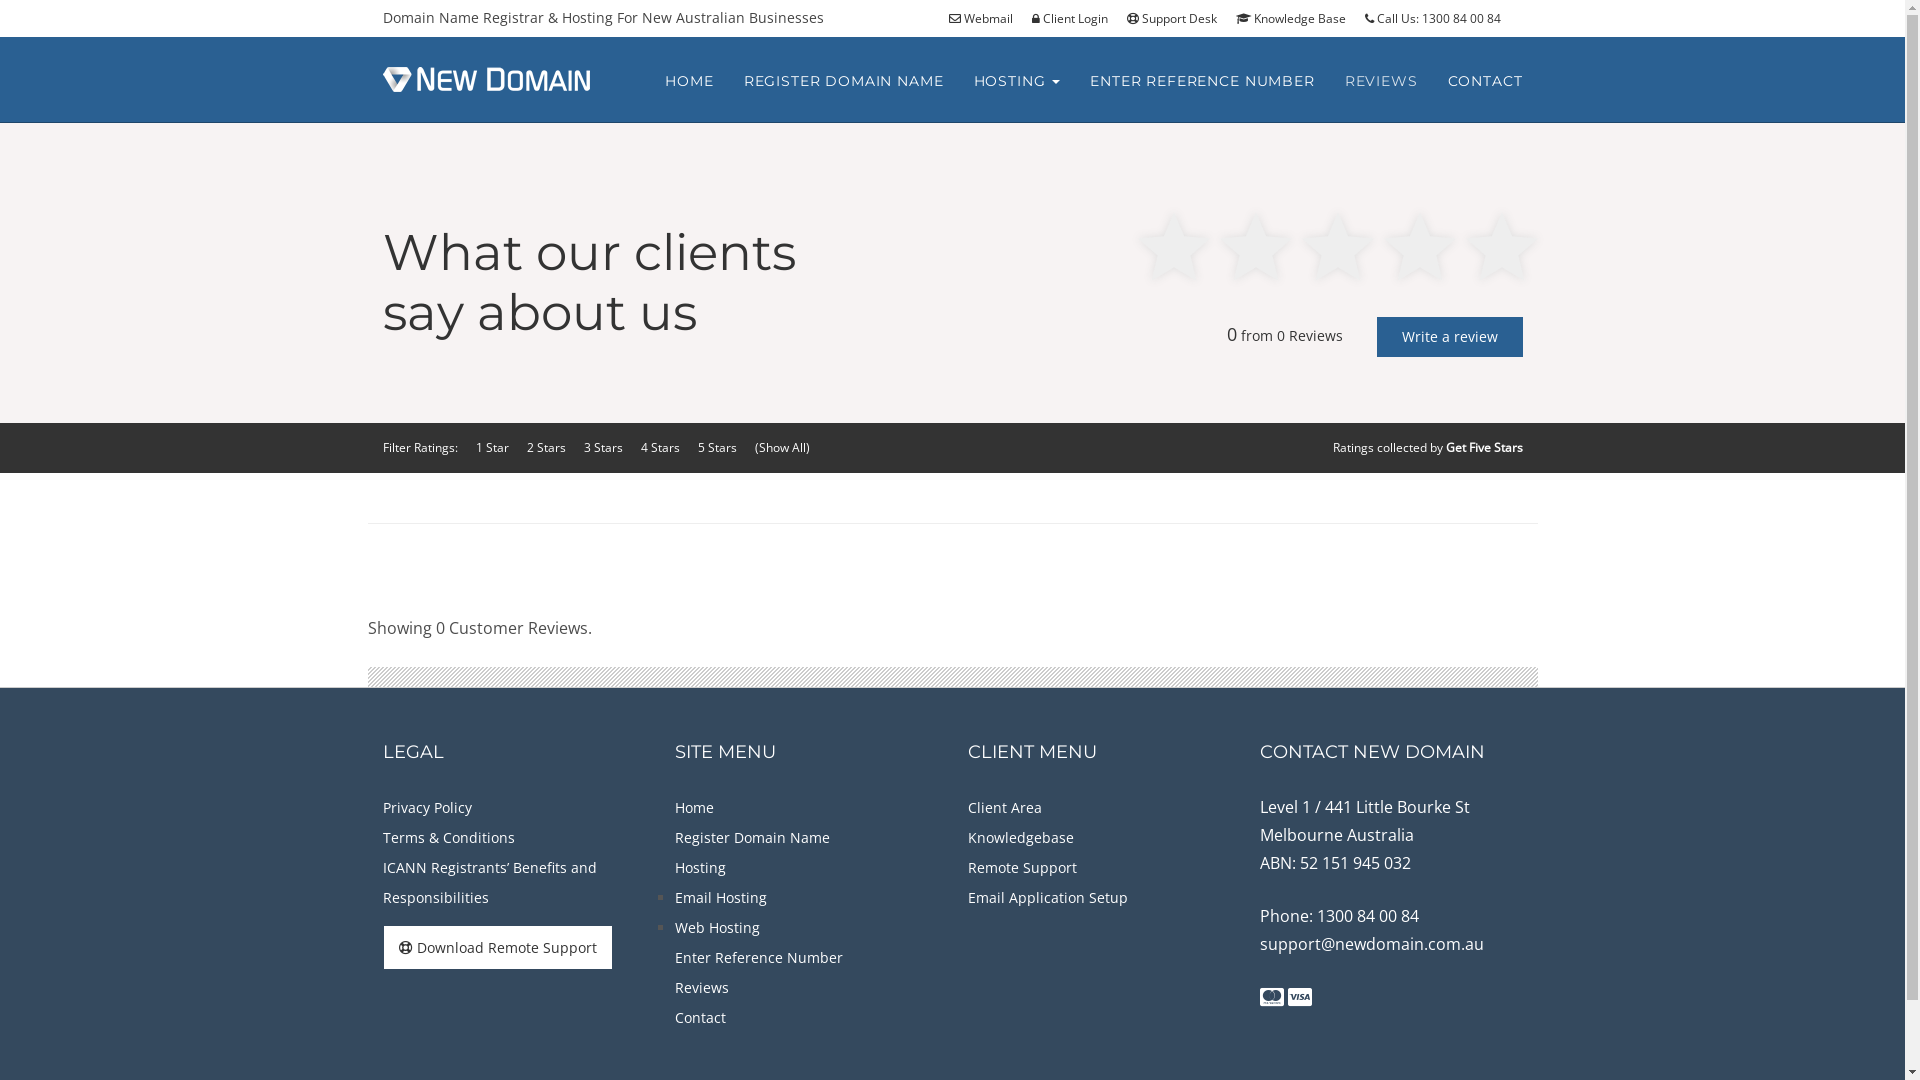 The width and height of the screenshot is (1920, 1080). What do you see at coordinates (602, 446) in the screenshot?
I see `'3 Stars'` at bounding box center [602, 446].